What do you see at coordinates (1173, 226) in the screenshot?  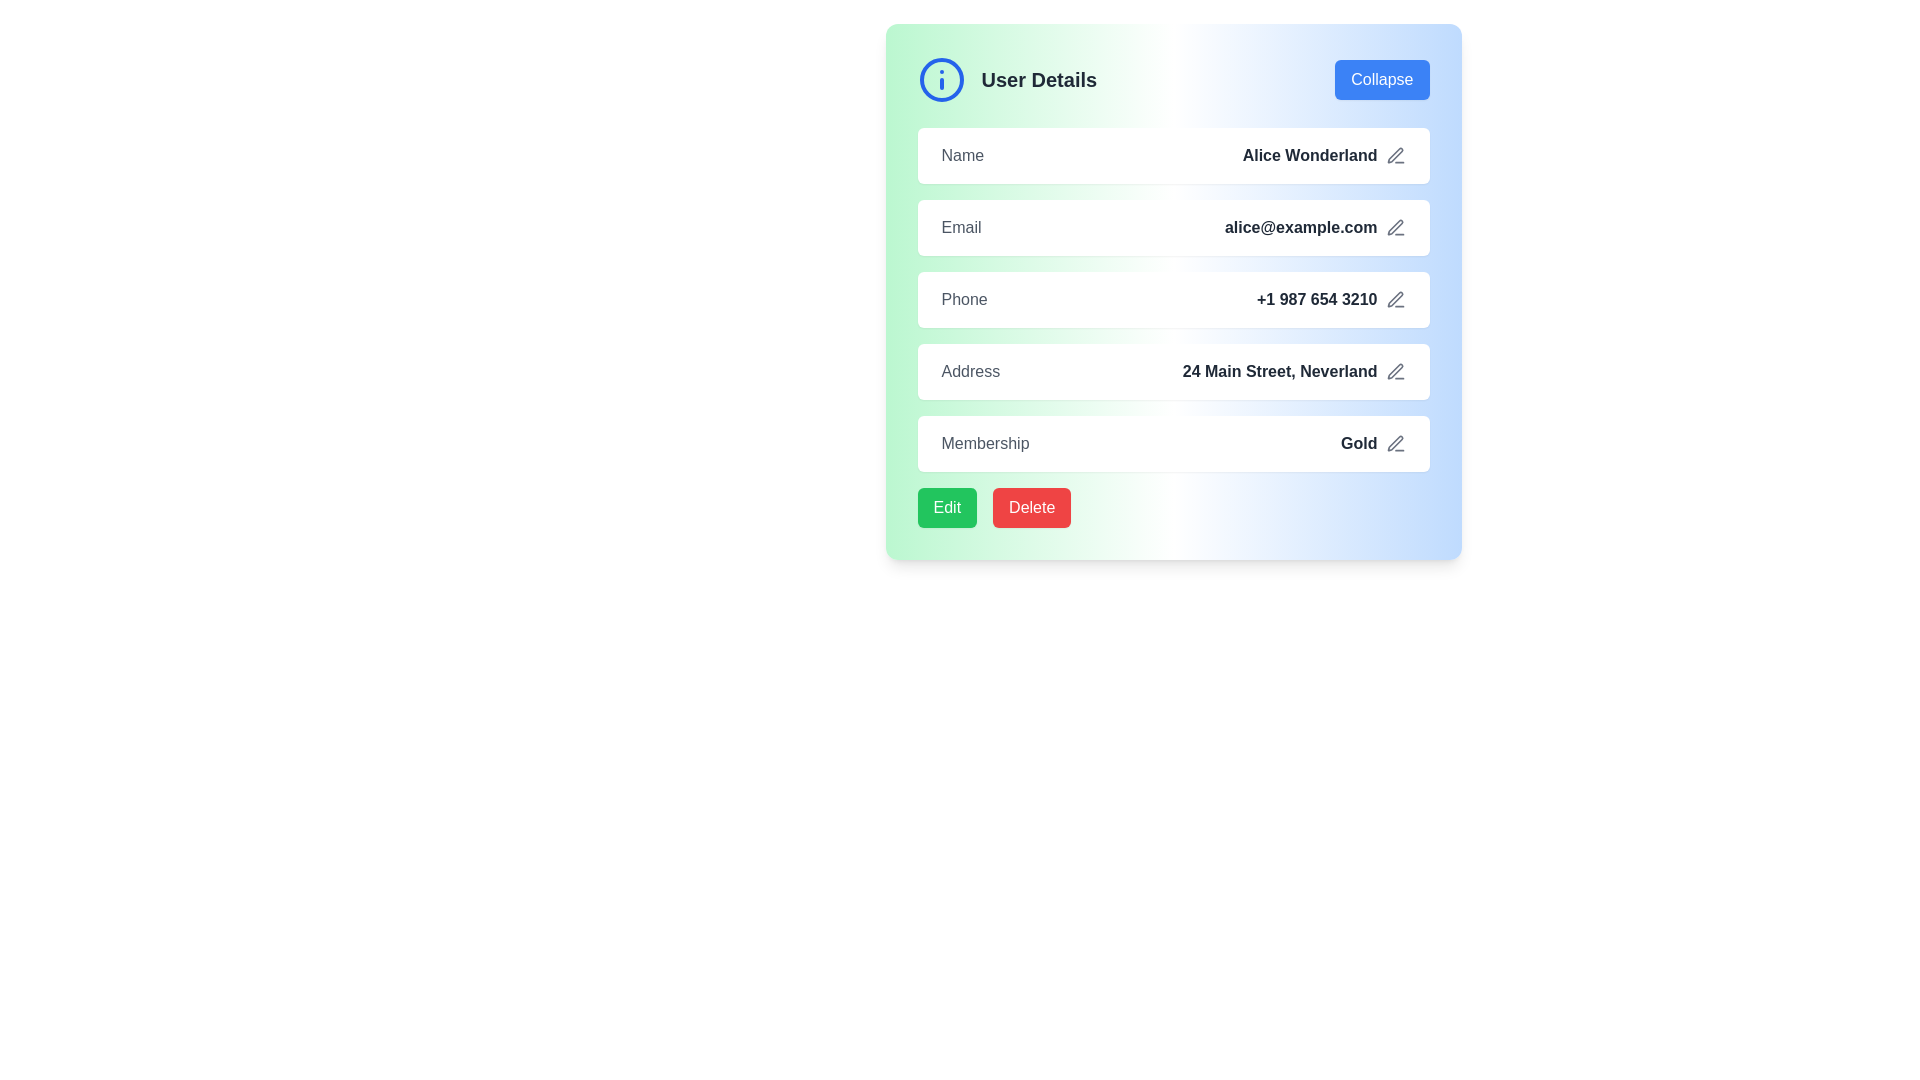 I see `the email address 'alice@example.com' in the Information display row` at bounding box center [1173, 226].